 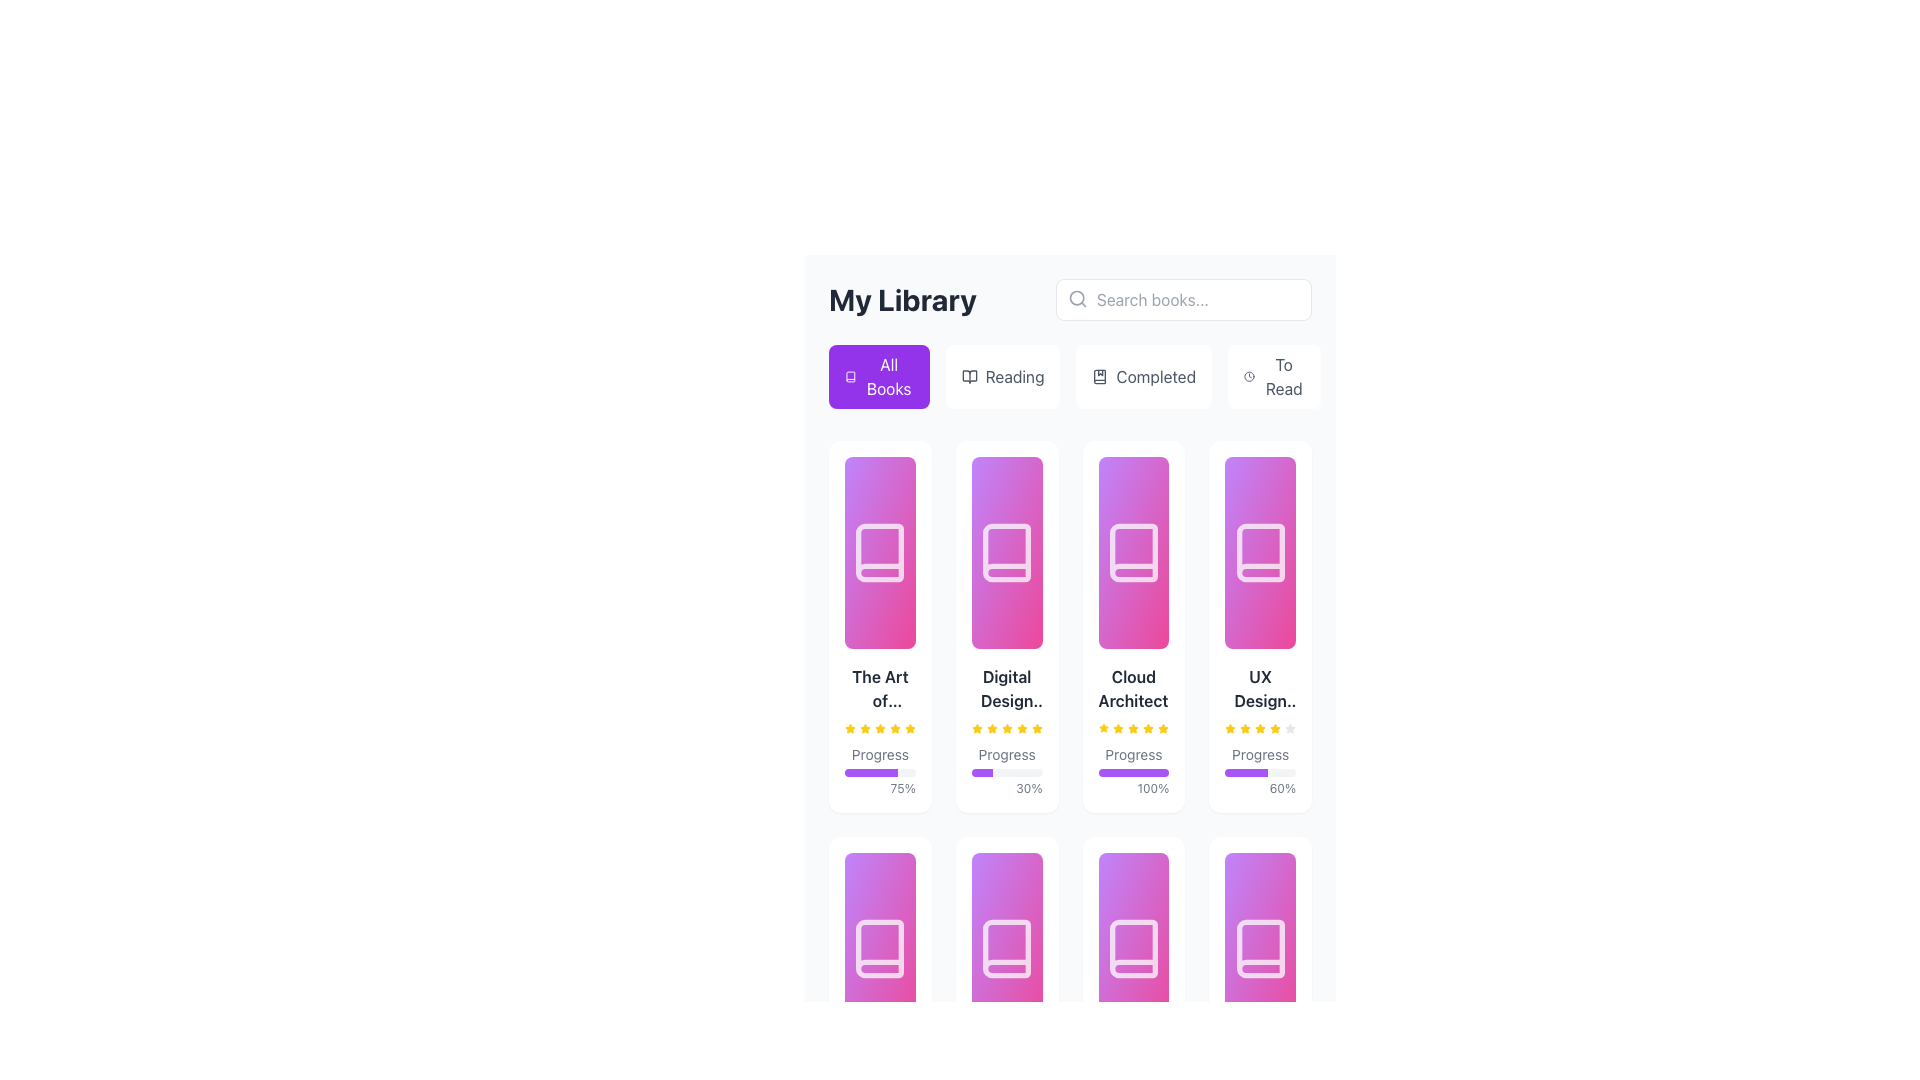 I want to click on the fourth yellow star icon in the rating section of the UX Design card, which is located below the card title and above the progress bar, so click(x=1274, y=729).